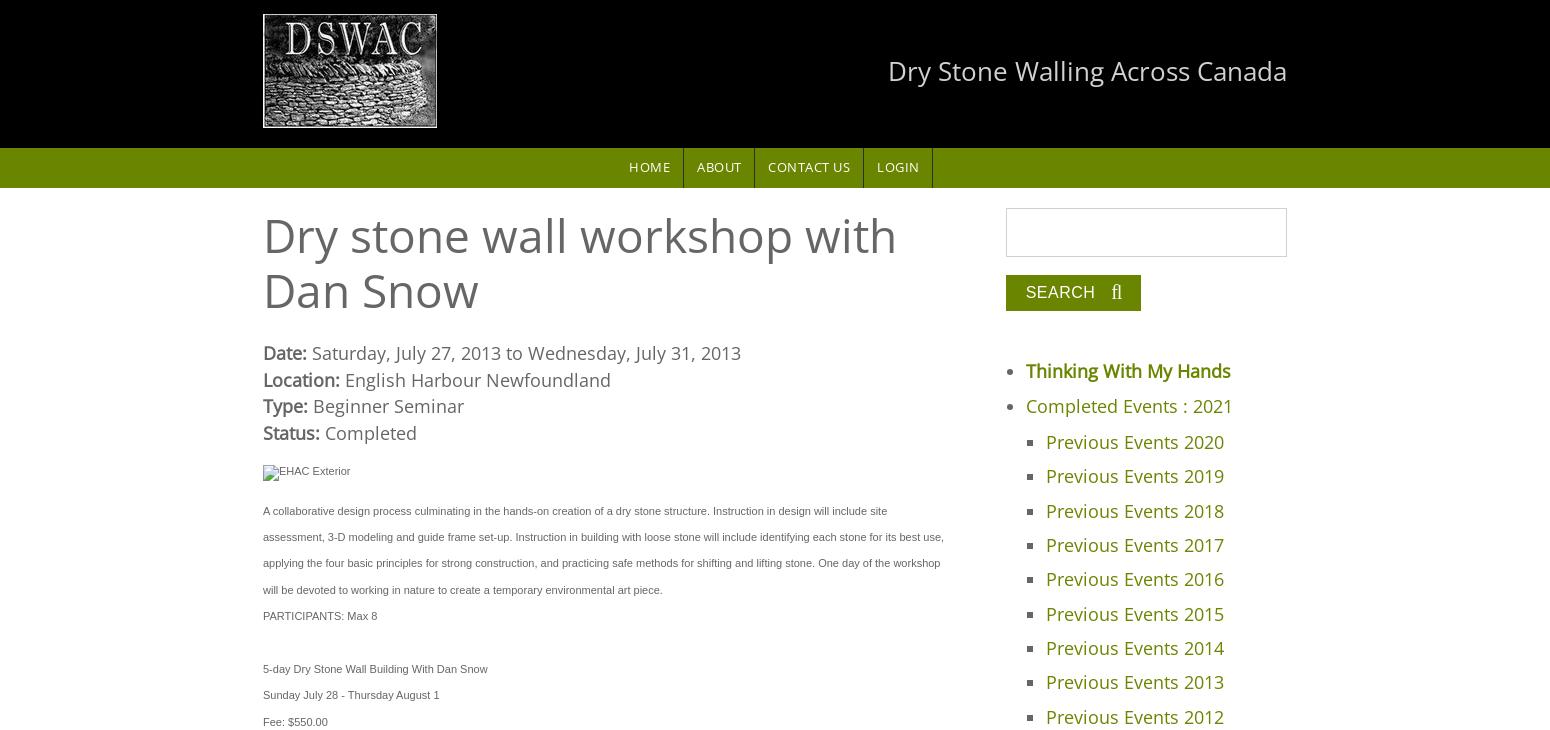 The height and width of the screenshot is (730, 1550). I want to click on 'Dry Stone Walling Across Canada', so click(887, 70).